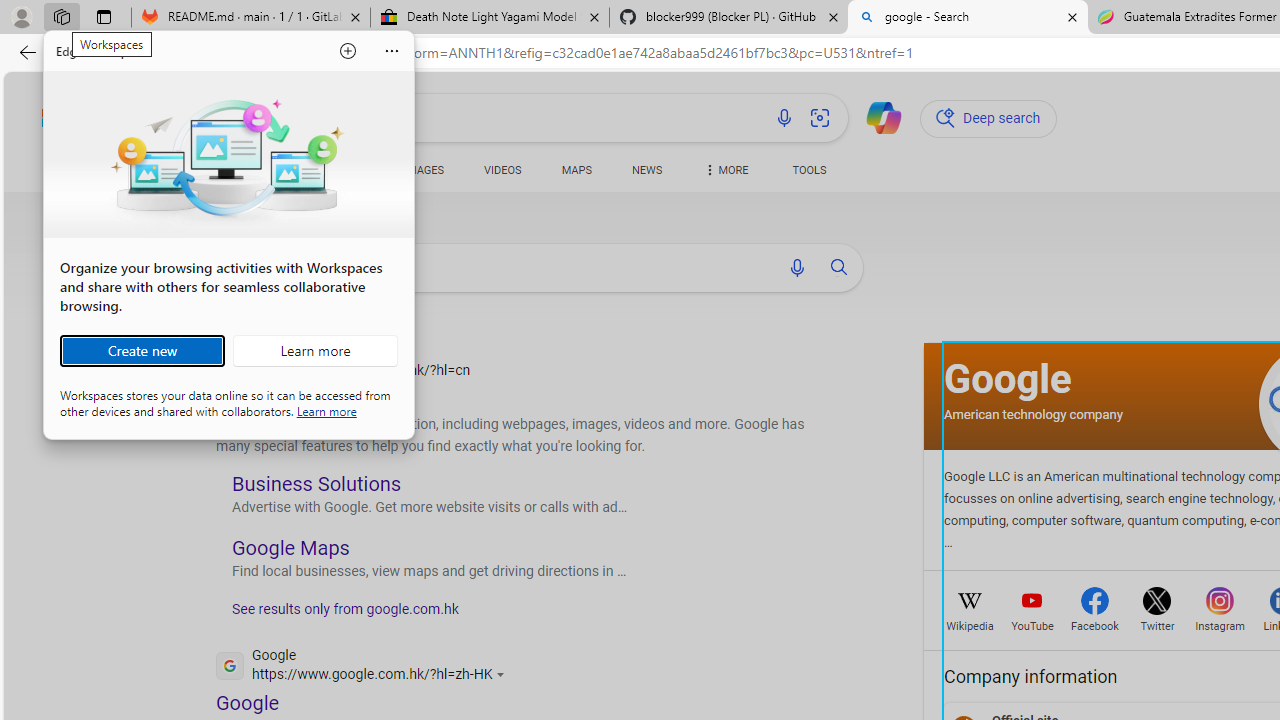 The height and width of the screenshot is (720, 1280). I want to click on 'Learn more about Workspaces privacy', so click(326, 409).